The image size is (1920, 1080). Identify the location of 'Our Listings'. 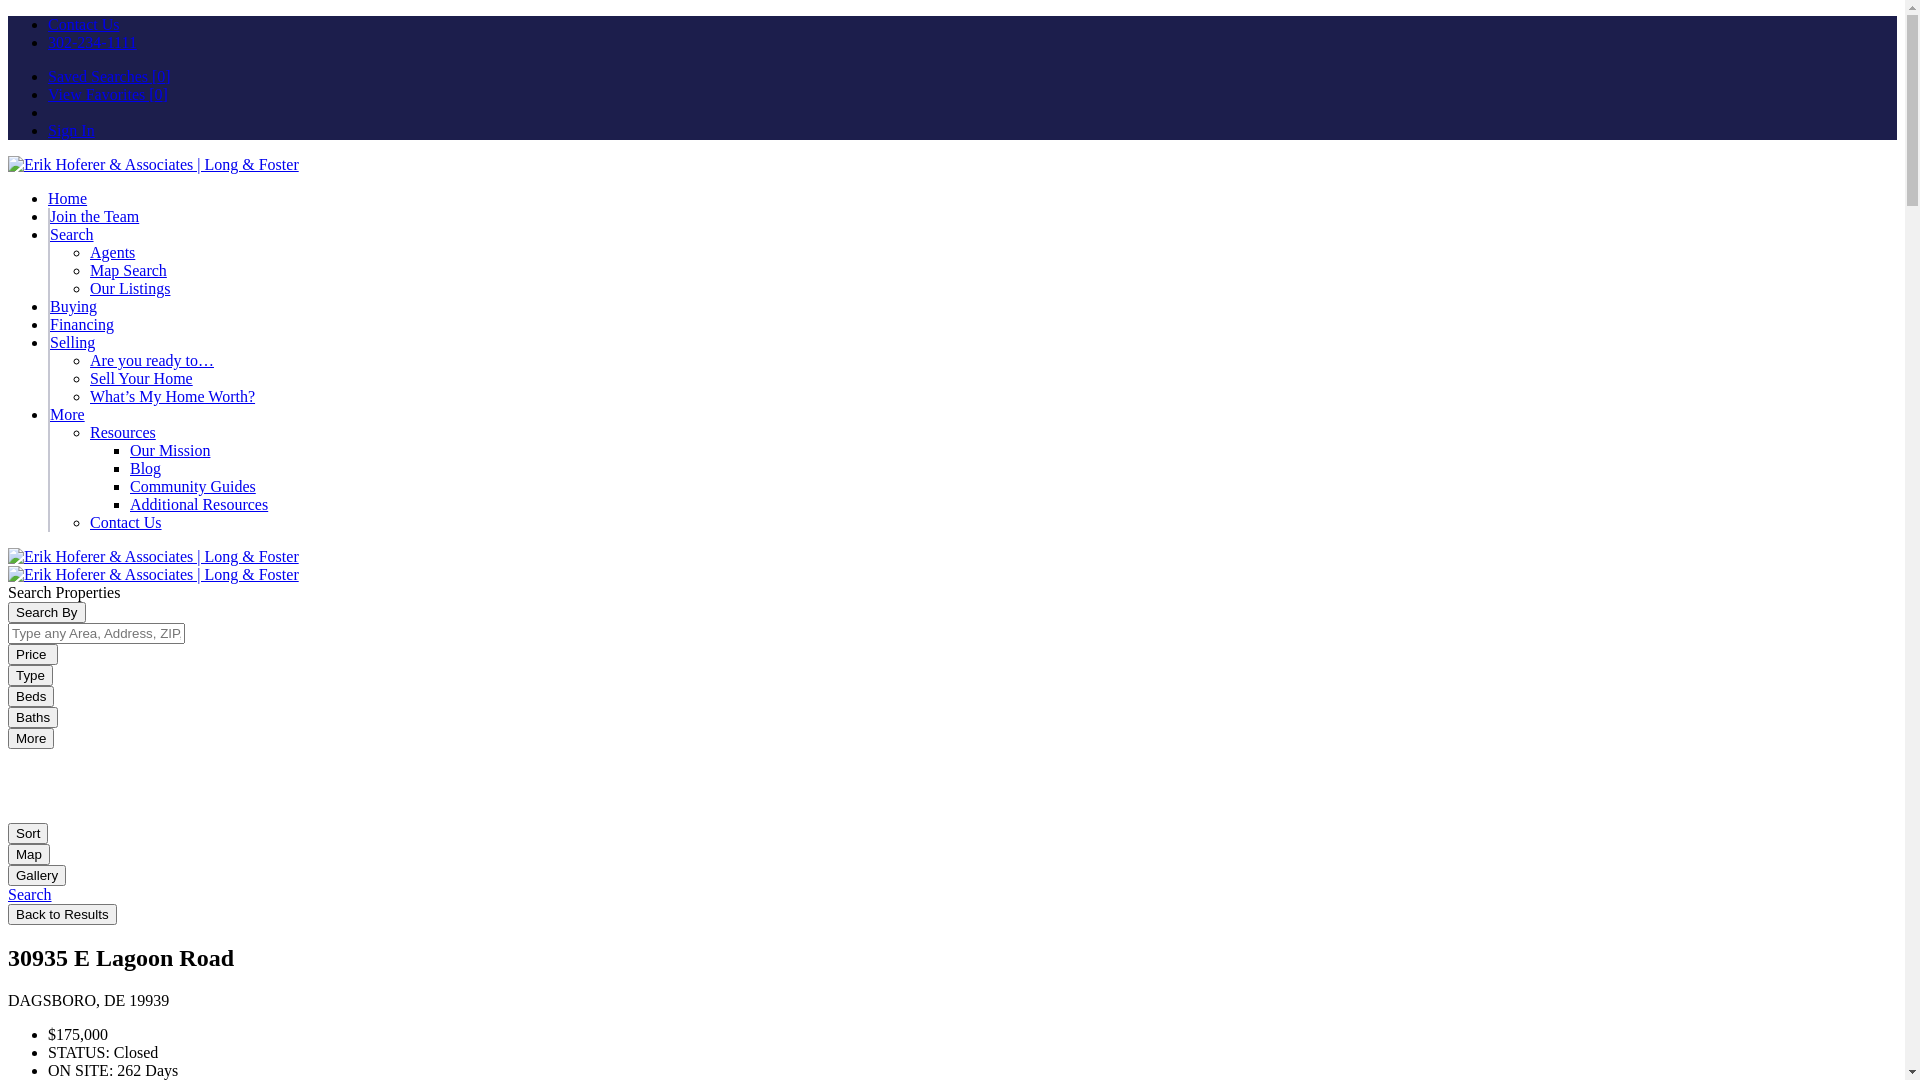
(128, 288).